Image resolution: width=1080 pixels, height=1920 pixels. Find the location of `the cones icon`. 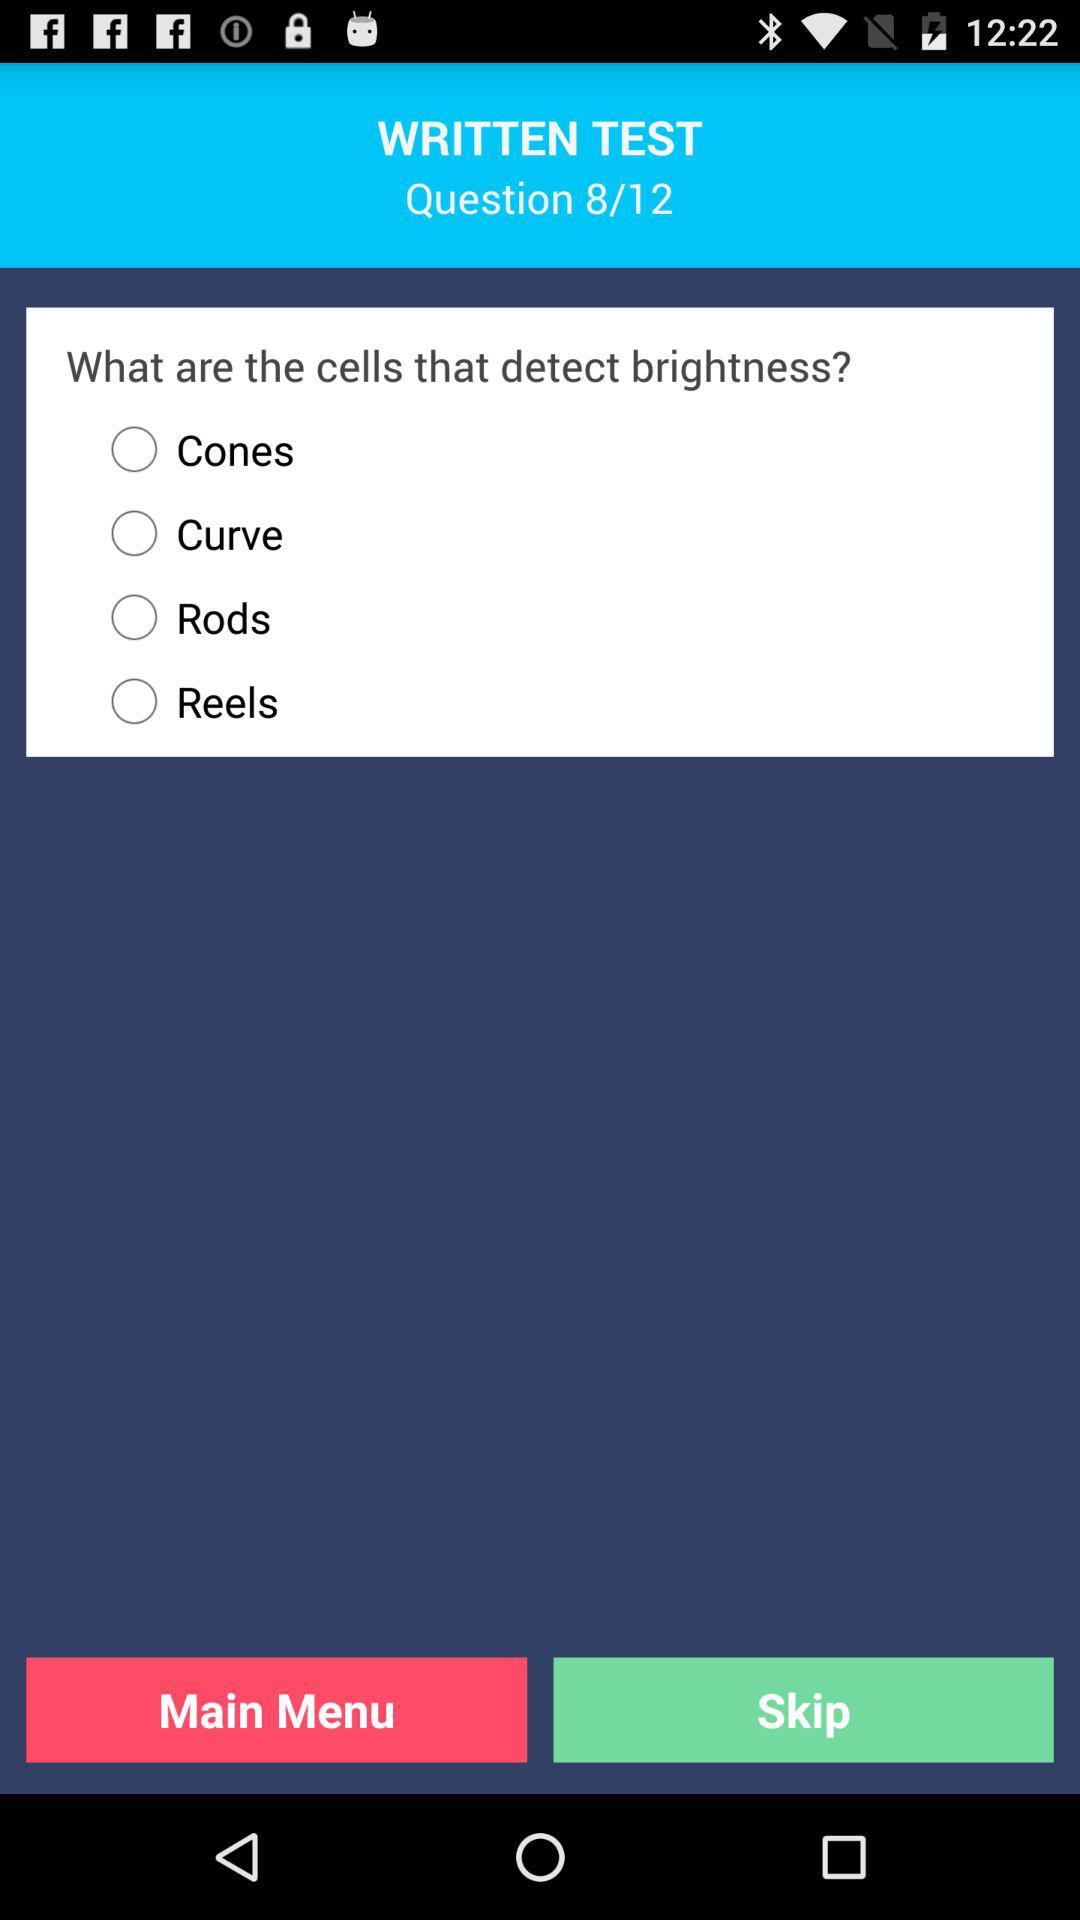

the cones icon is located at coordinates (193, 448).